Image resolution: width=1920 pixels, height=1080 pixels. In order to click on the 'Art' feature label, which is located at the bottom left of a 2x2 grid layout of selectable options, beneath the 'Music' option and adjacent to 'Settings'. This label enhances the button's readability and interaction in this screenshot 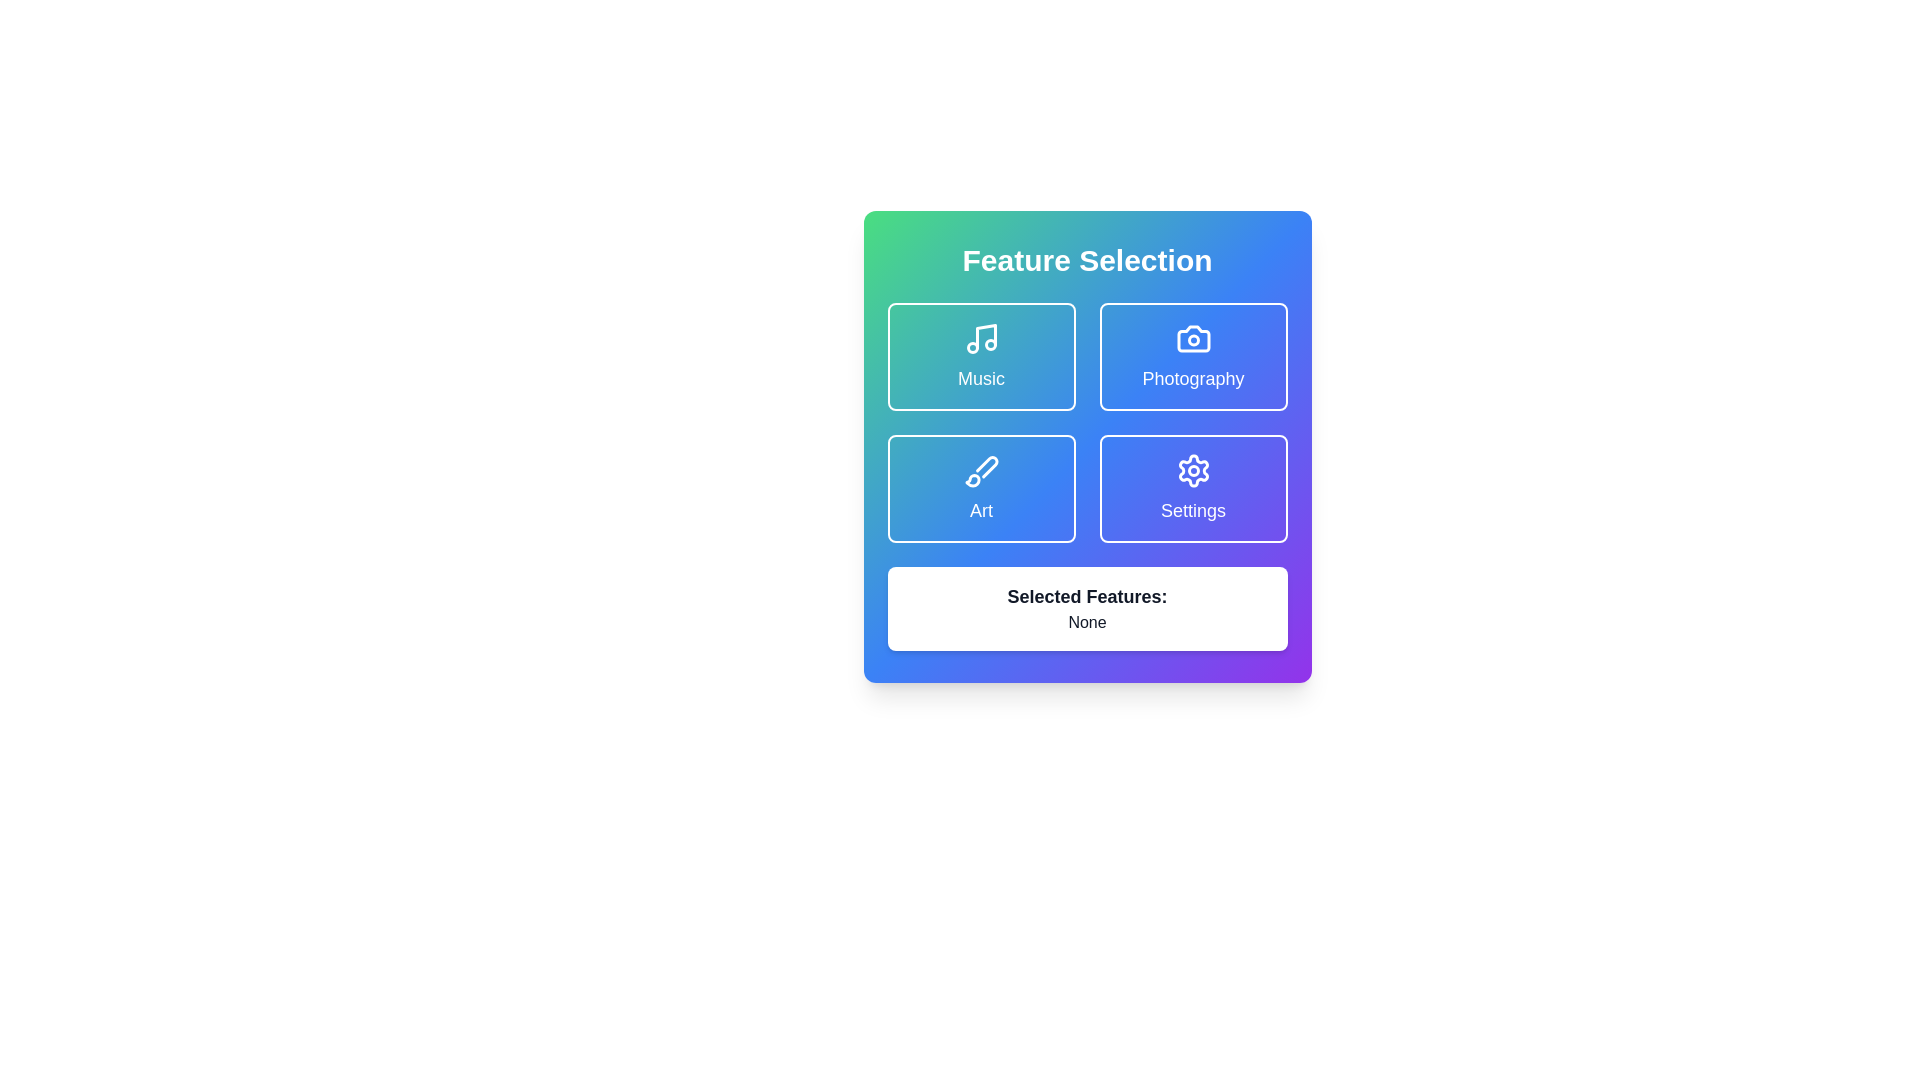, I will do `click(981, 509)`.